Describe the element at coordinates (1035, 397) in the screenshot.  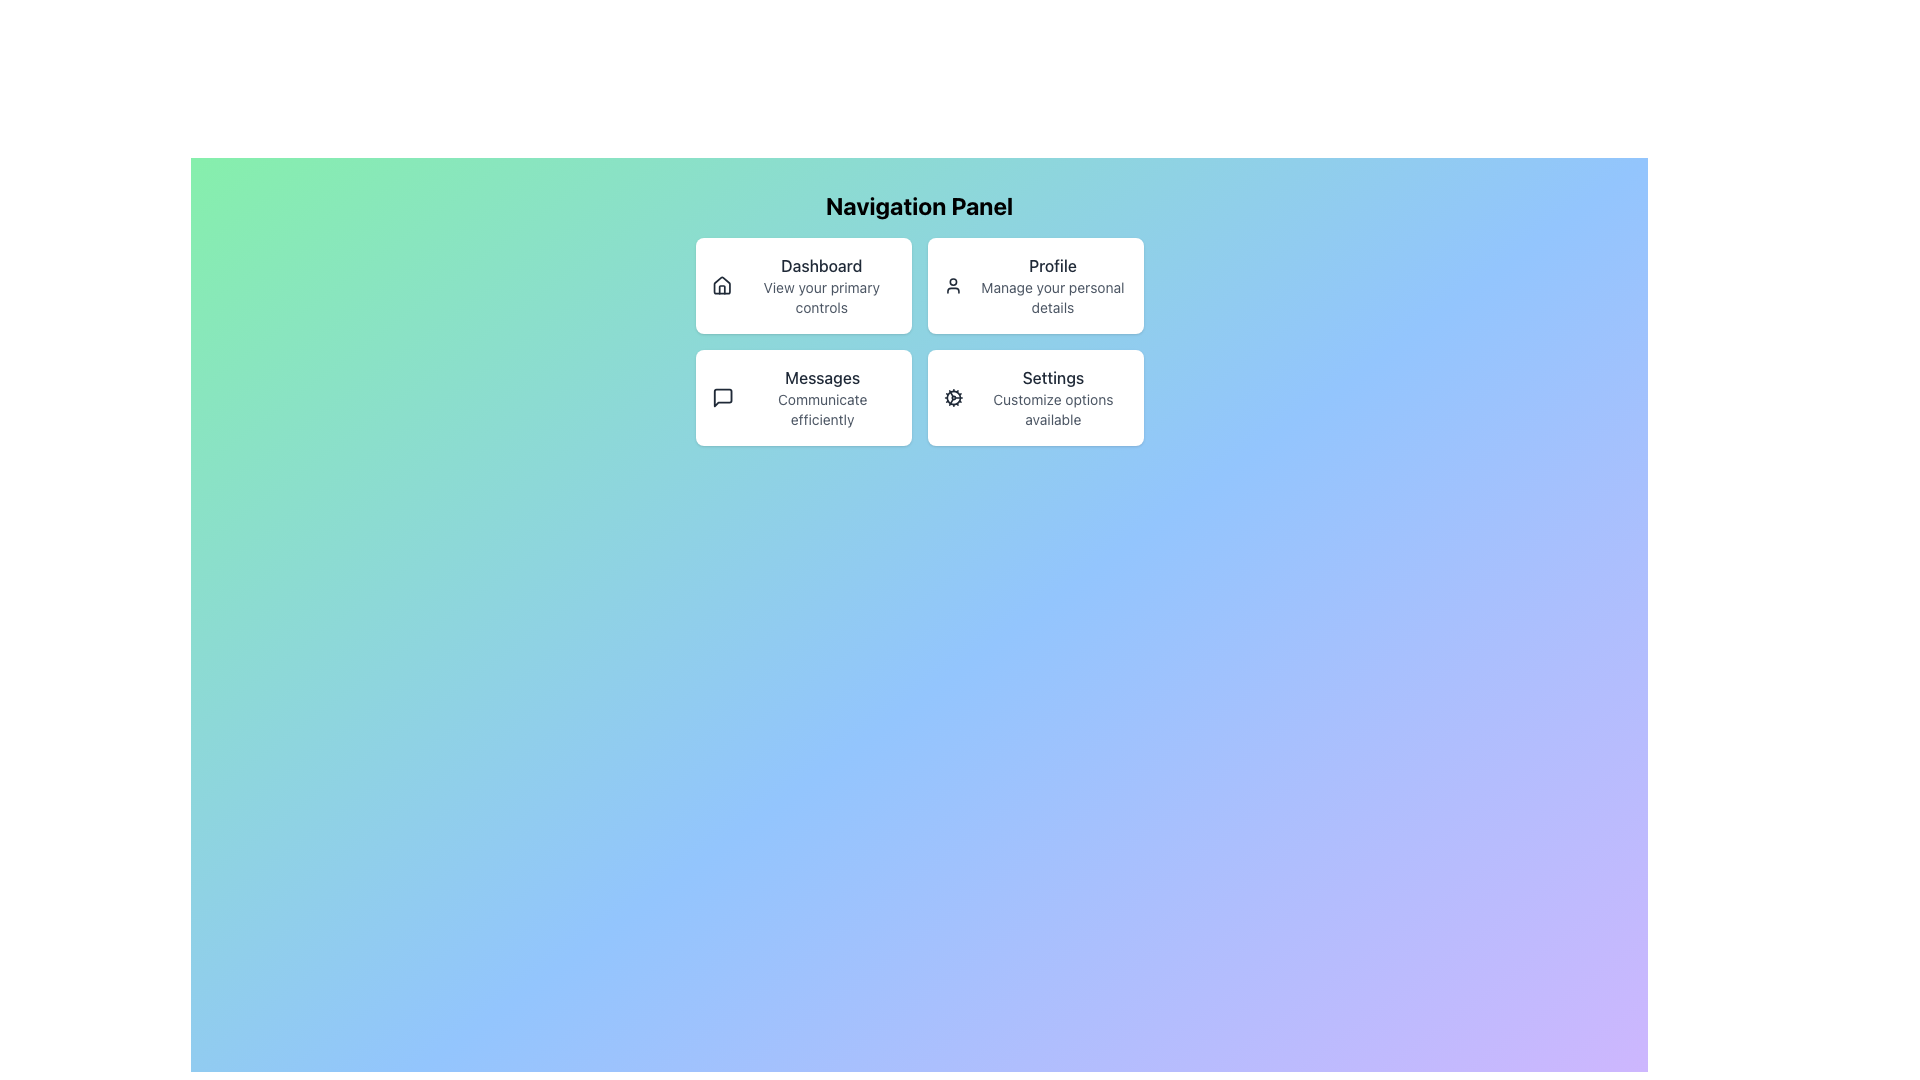
I see `the tile-shaped 'Settings' button with rounded corners and a cogwheel icon` at that location.